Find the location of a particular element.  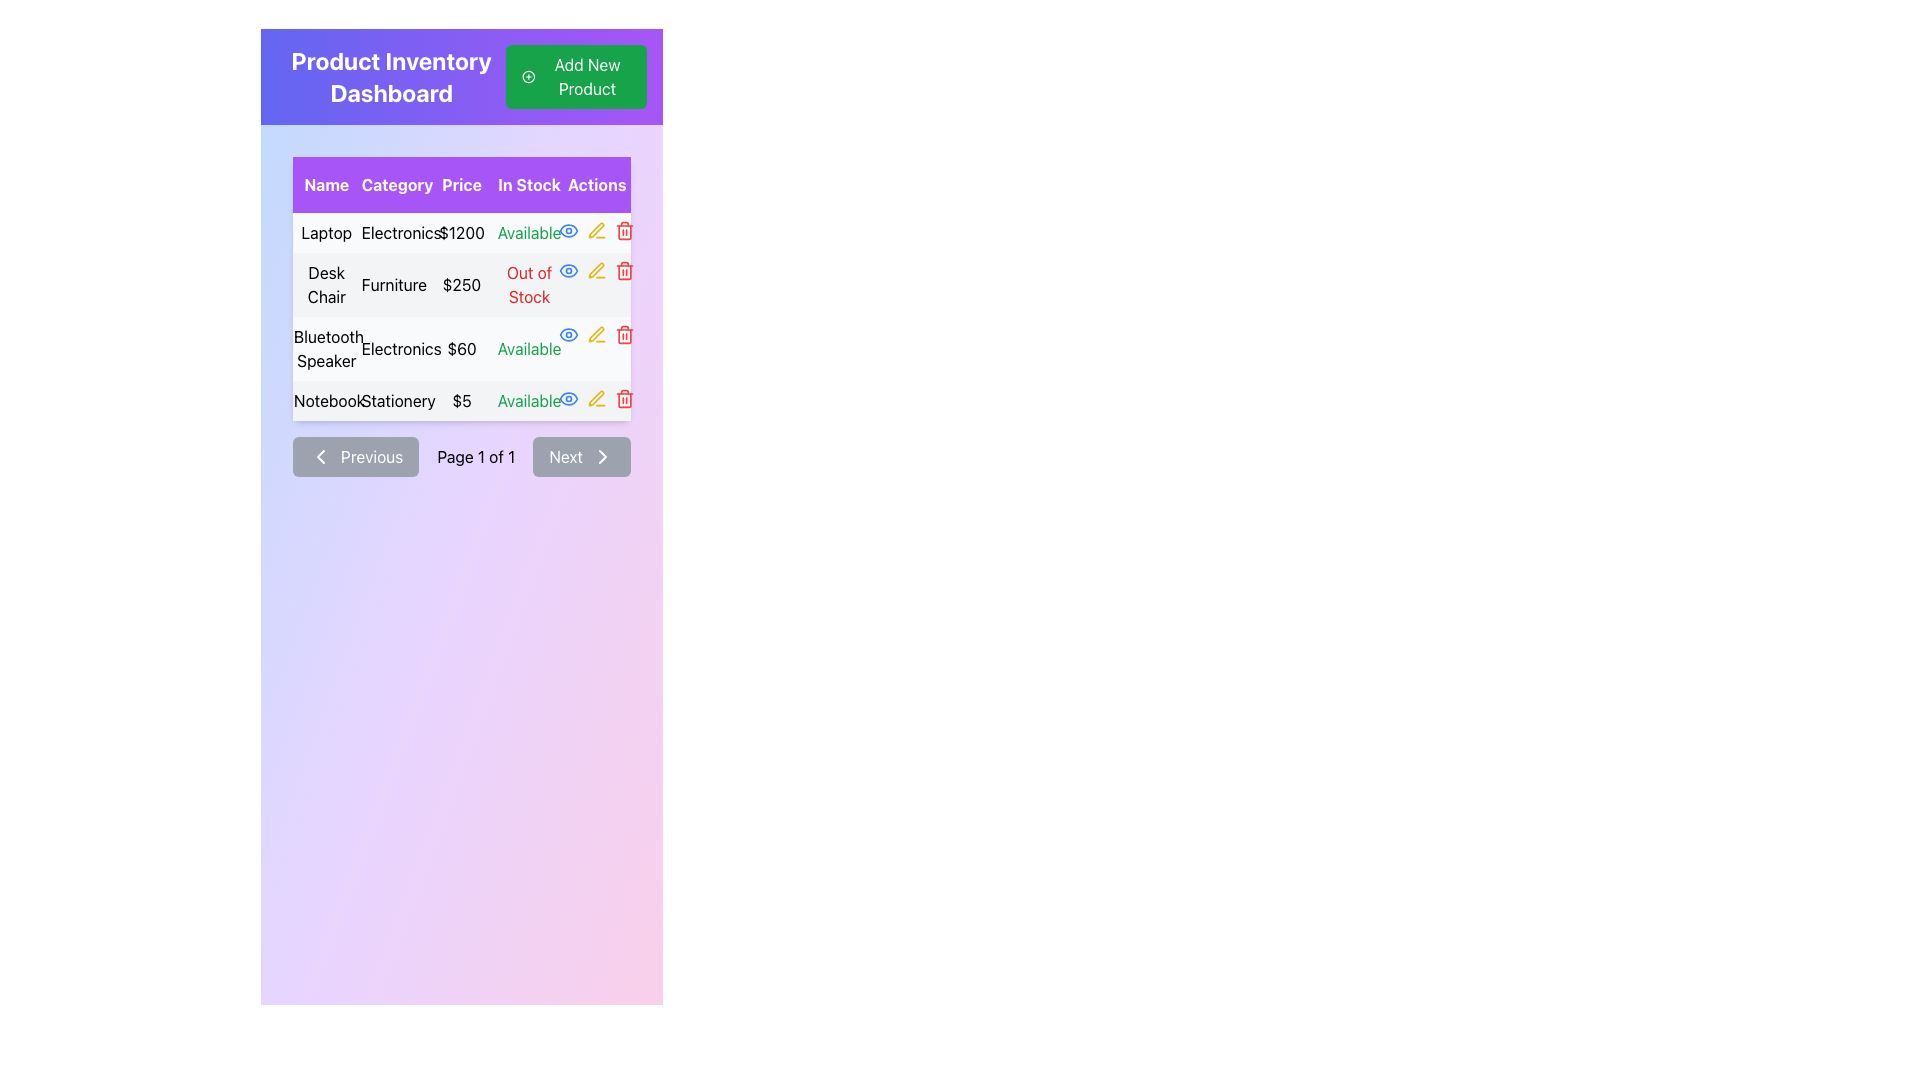

the 'Previous' button, which is a rectangular button with rounded corners, grey background, and white text is located at coordinates (356, 456).